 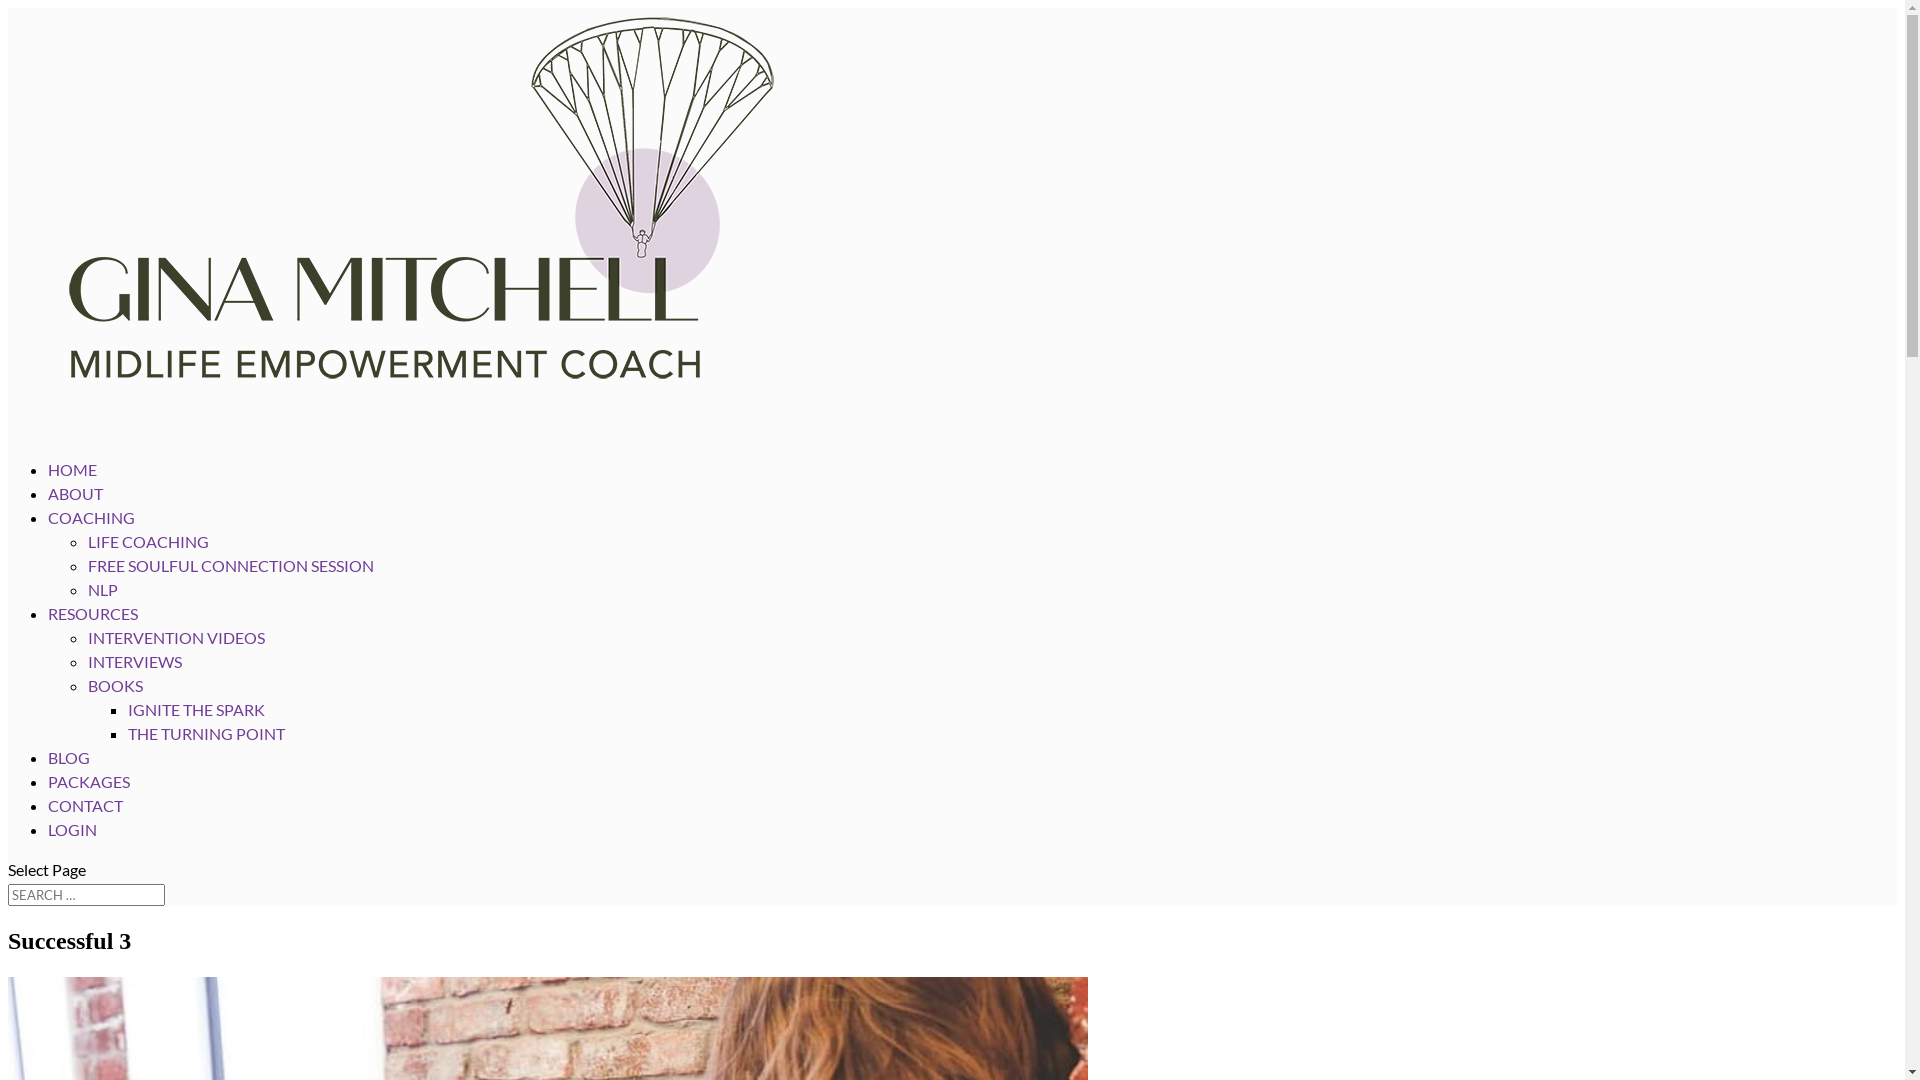 What do you see at coordinates (133, 661) in the screenshot?
I see `'INTERVIEWS'` at bounding box center [133, 661].